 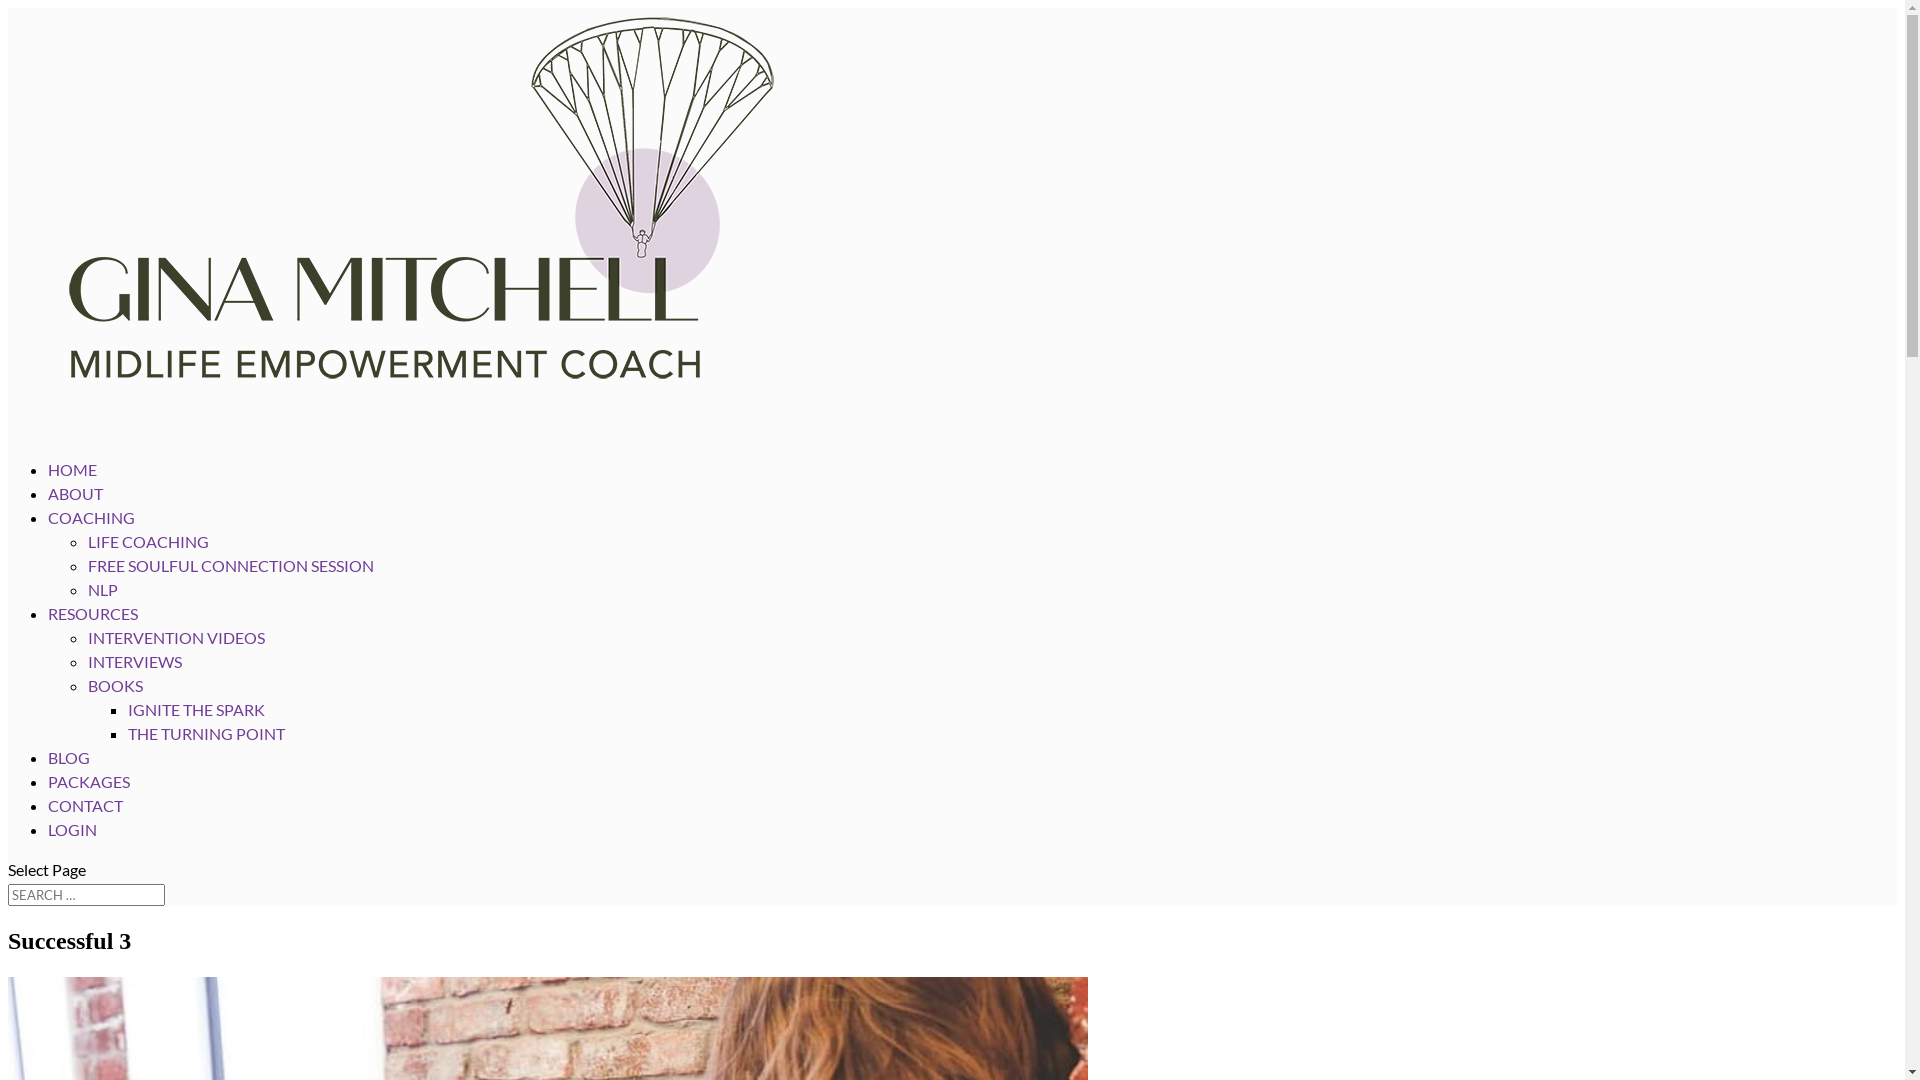 What do you see at coordinates (133, 661) in the screenshot?
I see `'INTERVIEWS'` at bounding box center [133, 661].